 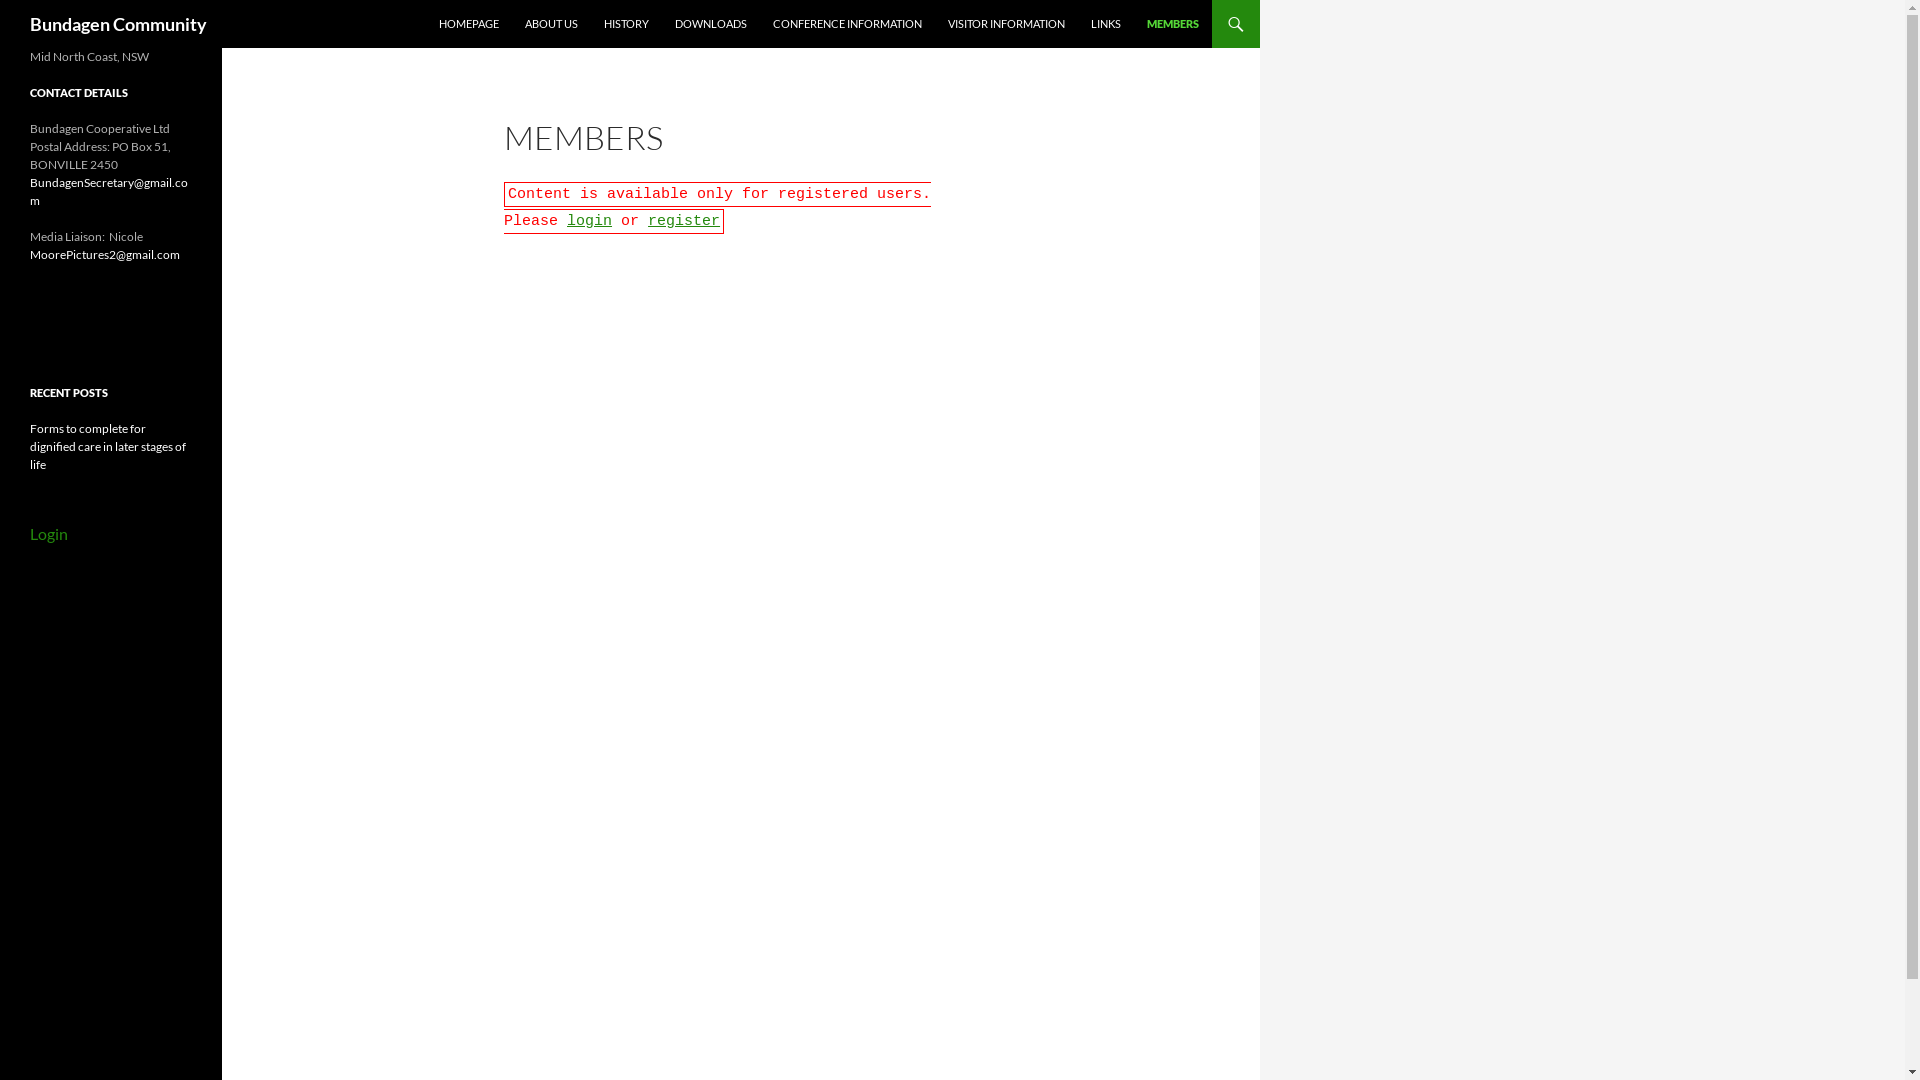 What do you see at coordinates (565, 221) in the screenshot?
I see `'login'` at bounding box center [565, 221].